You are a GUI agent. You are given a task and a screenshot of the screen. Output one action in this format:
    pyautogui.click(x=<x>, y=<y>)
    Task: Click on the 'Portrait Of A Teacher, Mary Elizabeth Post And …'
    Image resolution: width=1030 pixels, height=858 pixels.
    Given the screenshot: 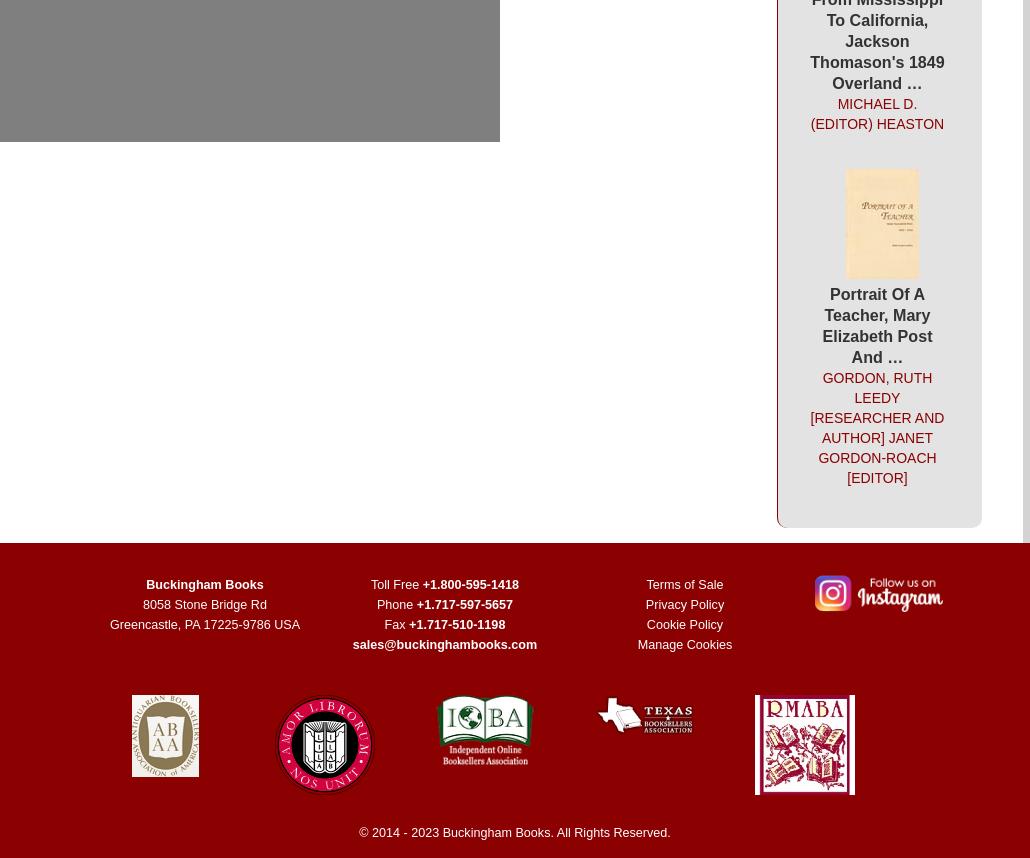 What is the action you would take?
    pyautogui.click(x=877, y=323)
    